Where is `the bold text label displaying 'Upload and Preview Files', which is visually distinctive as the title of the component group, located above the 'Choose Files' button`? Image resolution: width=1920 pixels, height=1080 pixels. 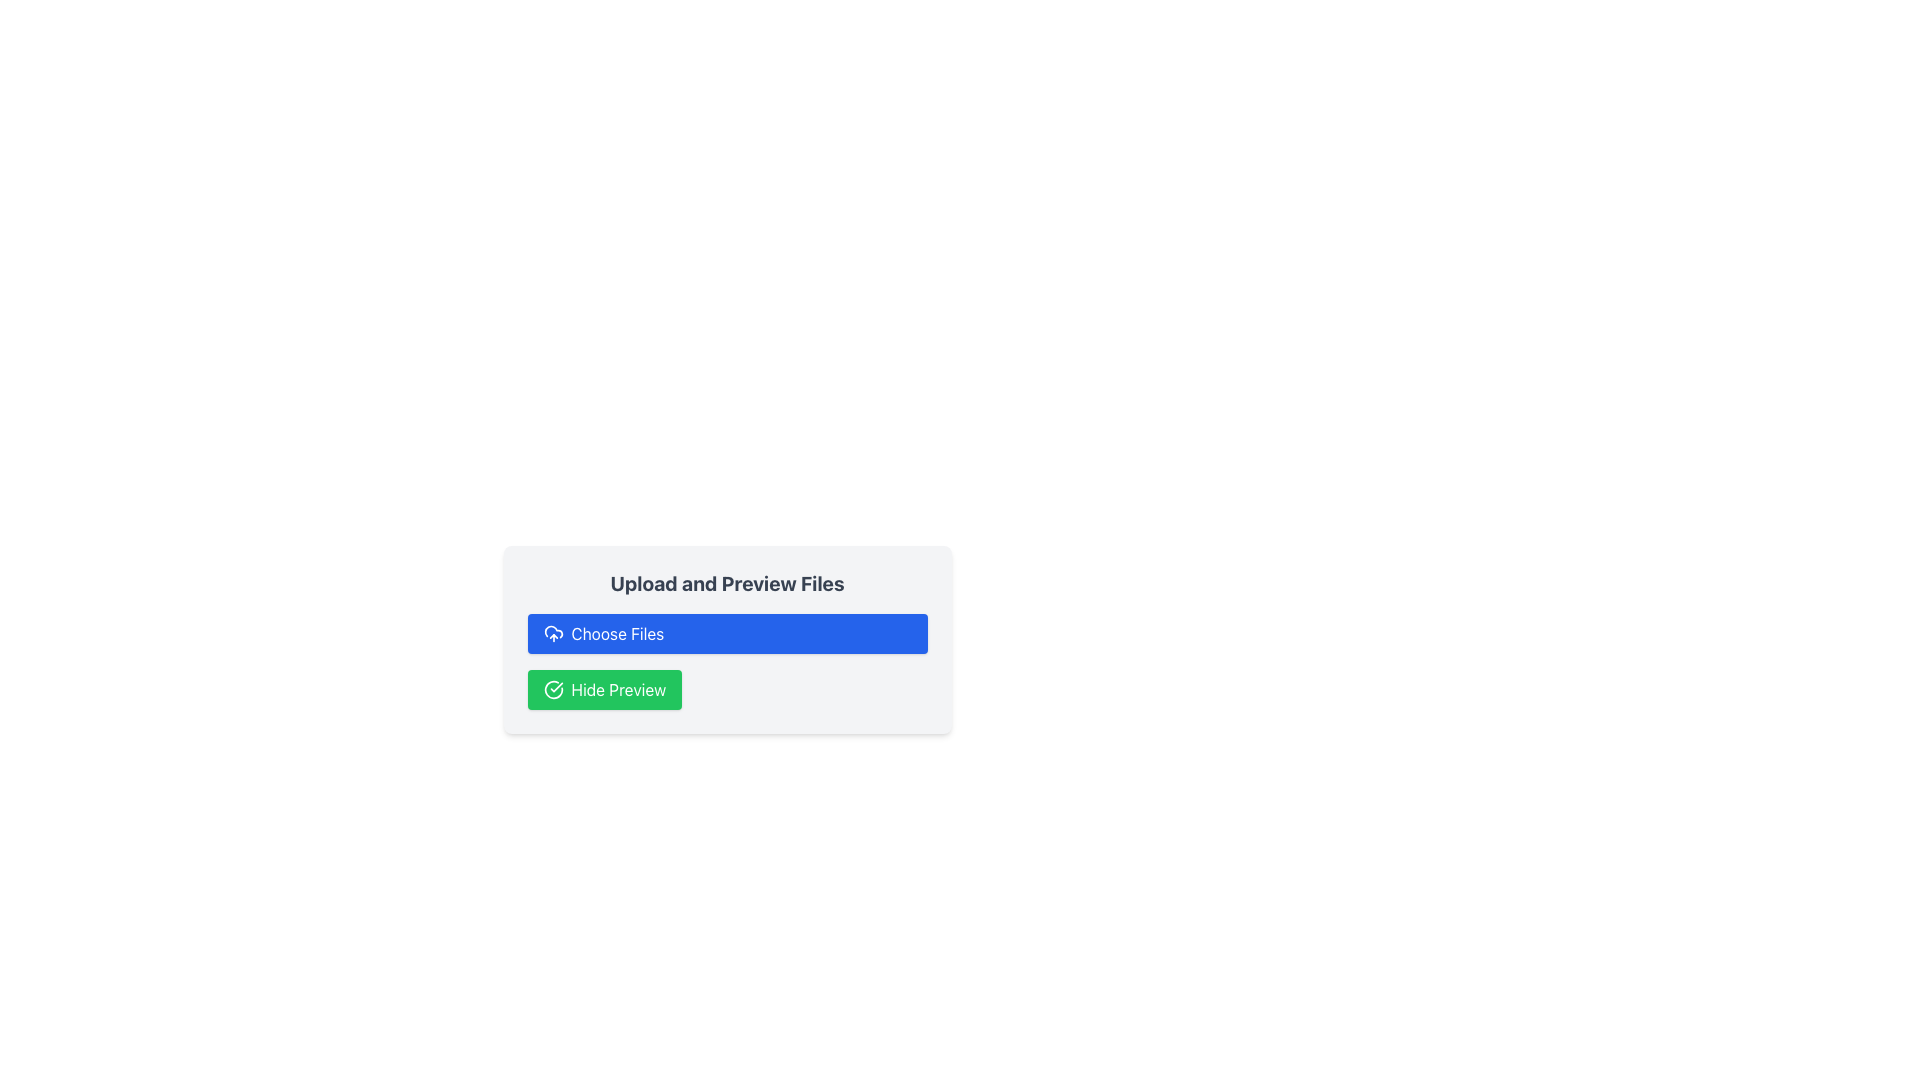
the bold text label displaying 'Upload and Preview Files', which is visually distinctive as the title of the component group, located above the 'Choose Files' button is located at coordinates (726, 583).